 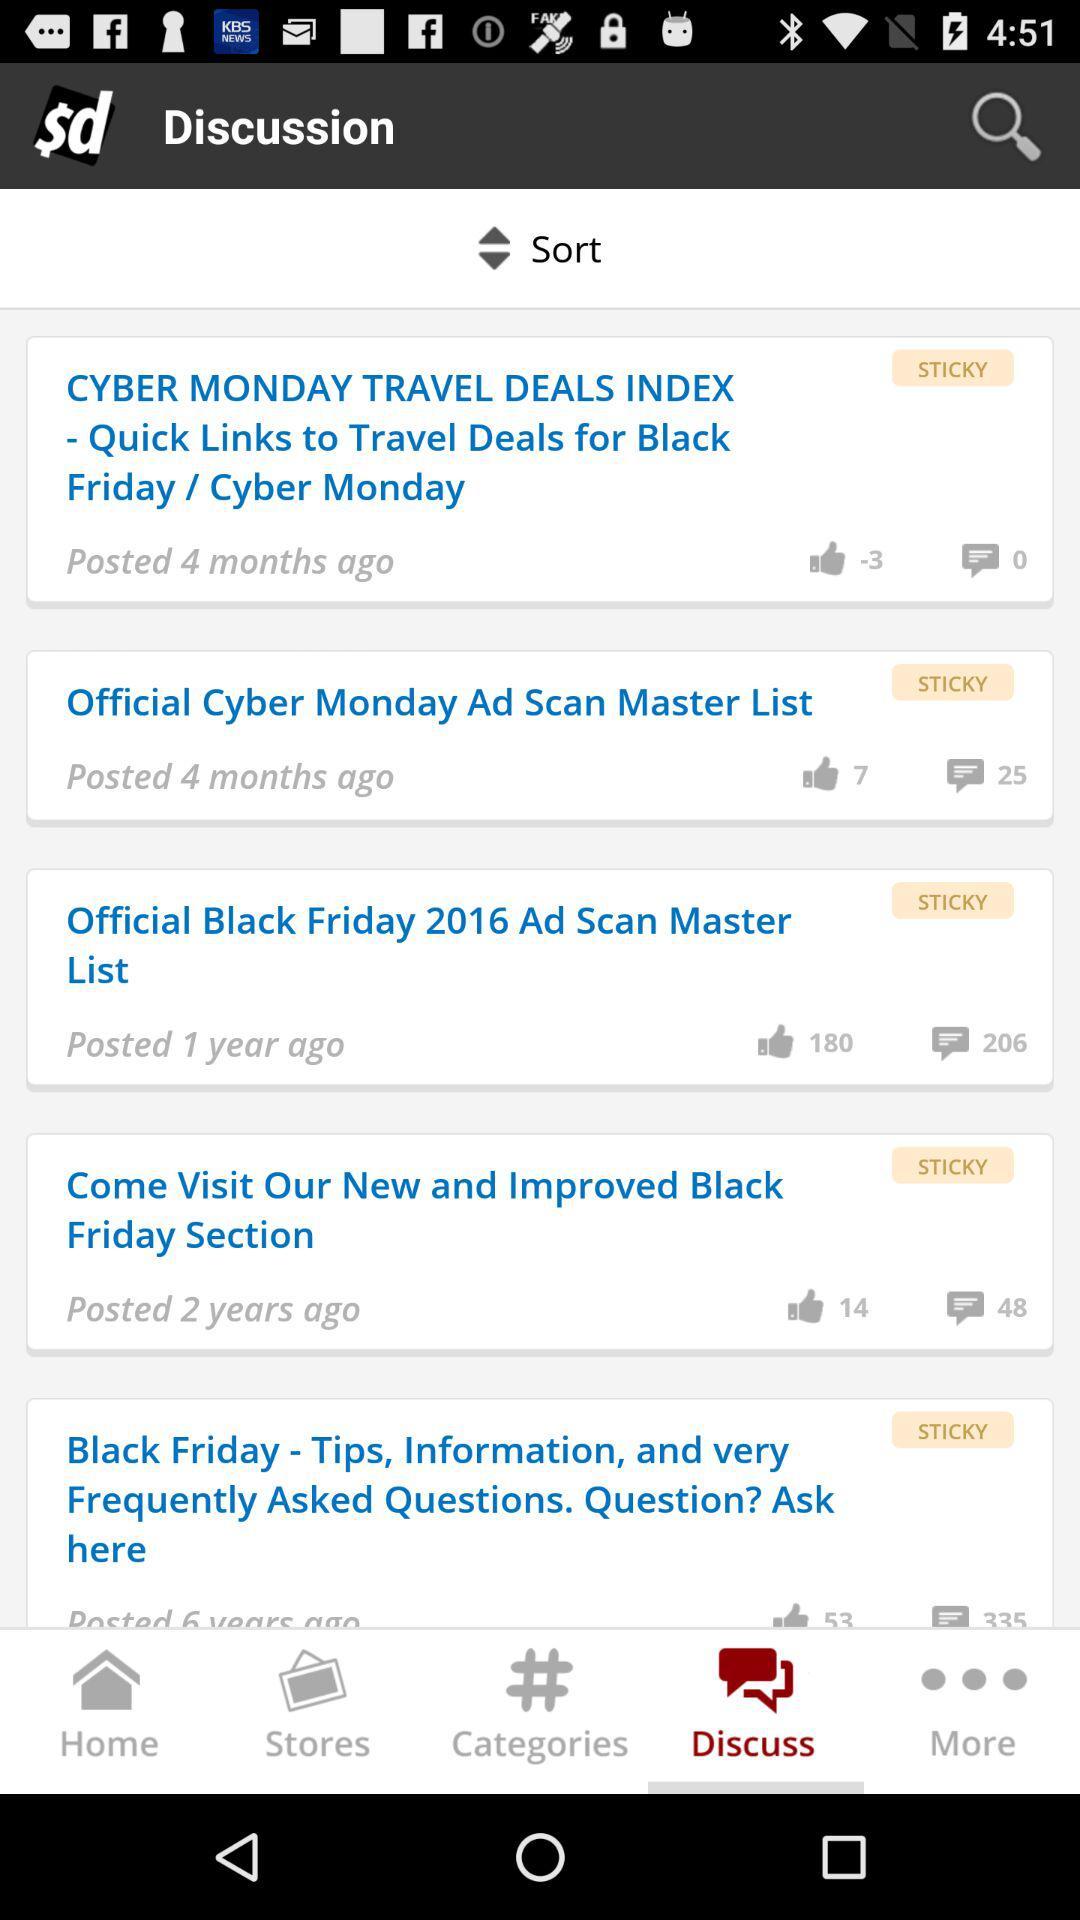 I want to click on the message bar, so click(x=756, y=1715).